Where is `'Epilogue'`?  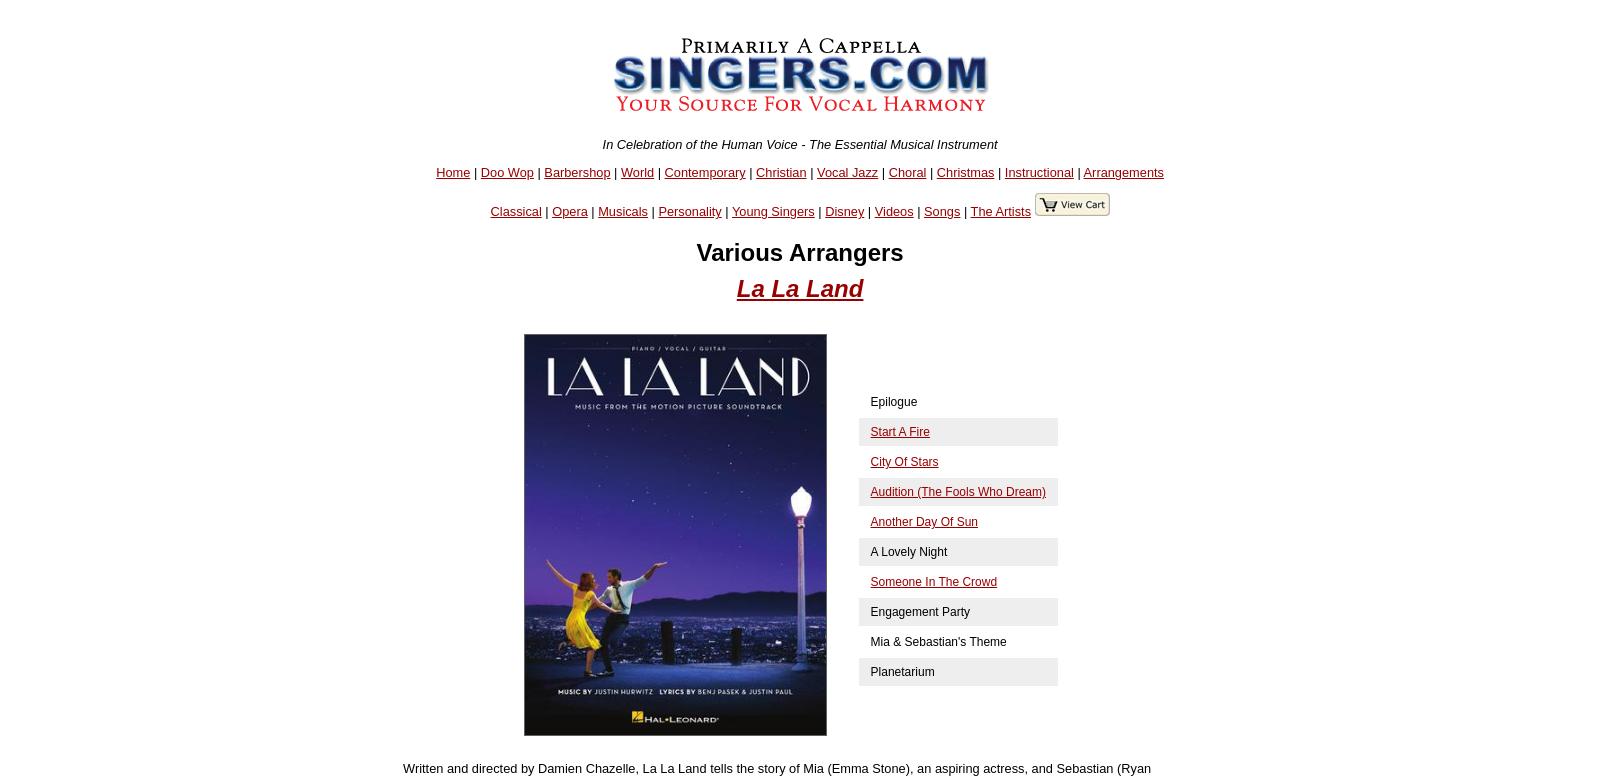
'Epilogue' is located at coordinates (892, 401).